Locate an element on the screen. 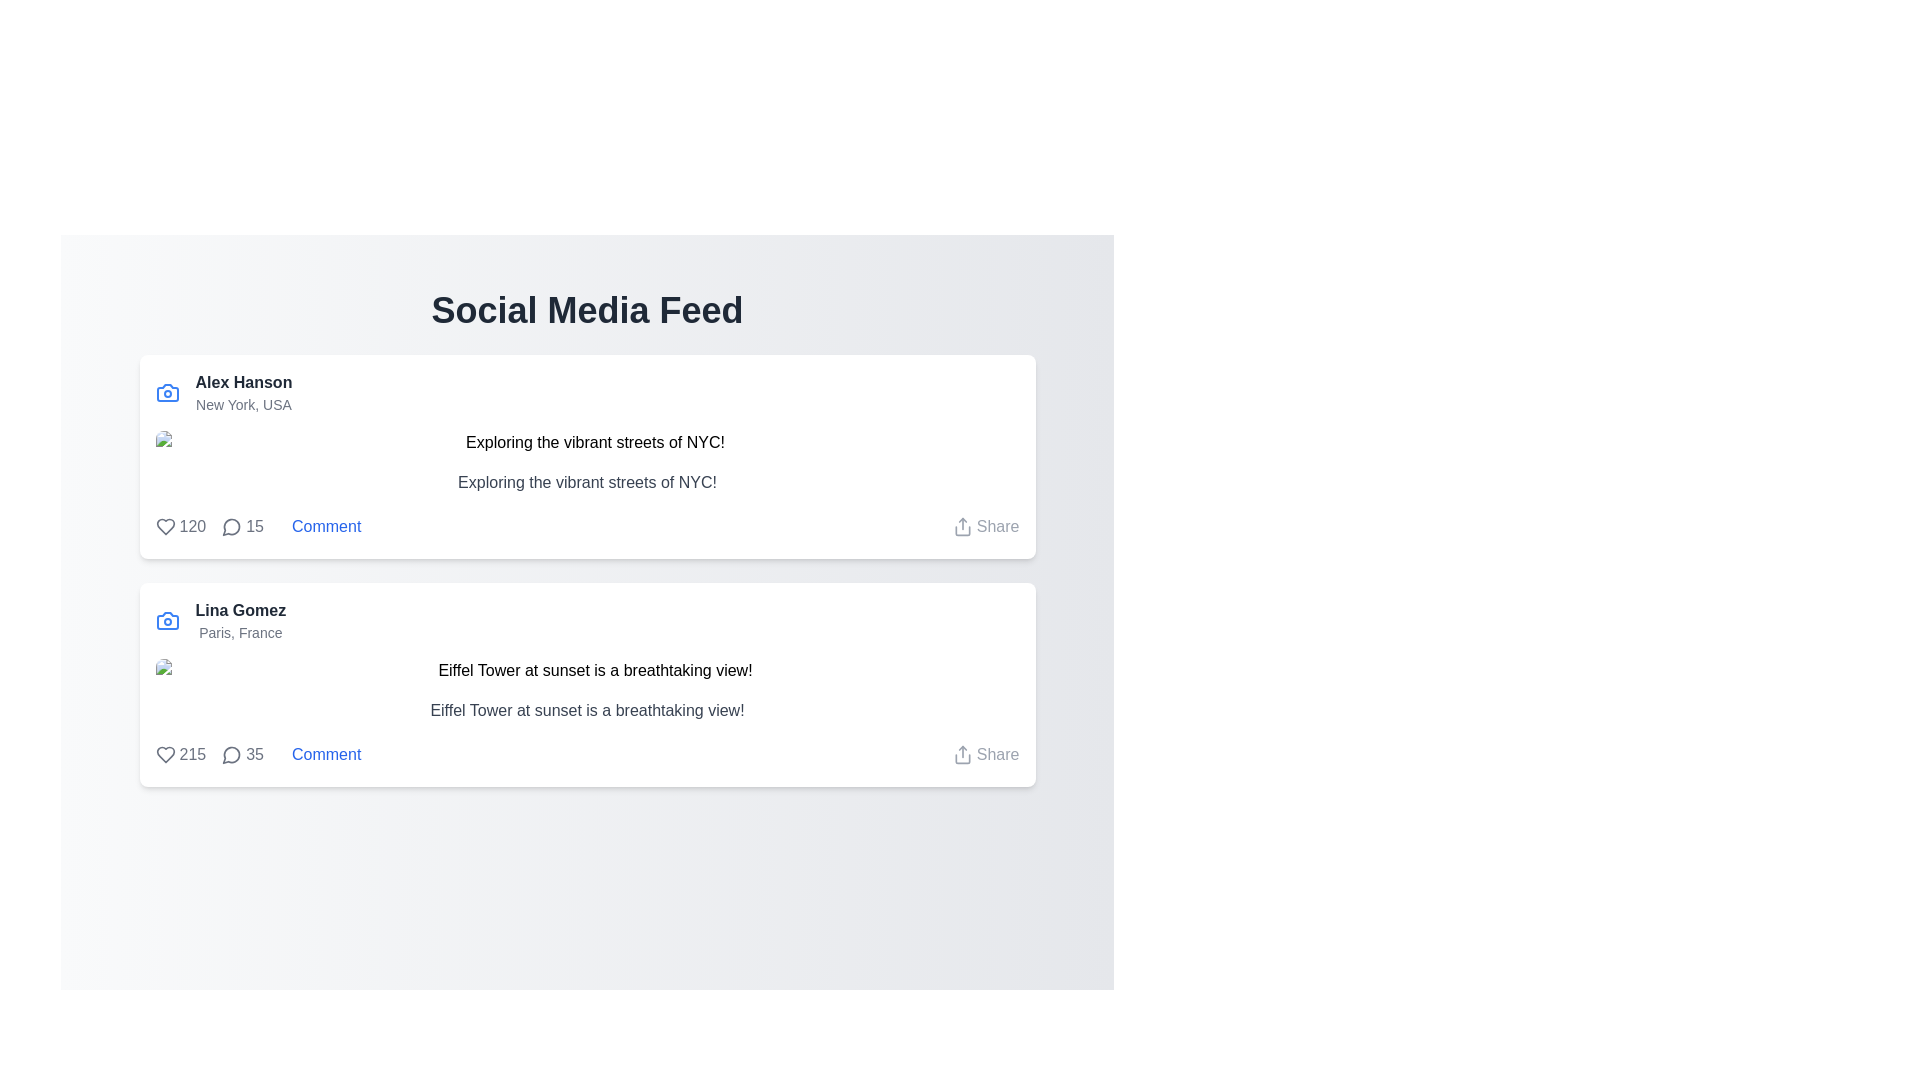 Image resolution: width=1920 pixels, height=1080 pixels. the user profile picture icon located in the top user post's card, positioned to the left of the user name and location text is located at coordinates (167, 393).